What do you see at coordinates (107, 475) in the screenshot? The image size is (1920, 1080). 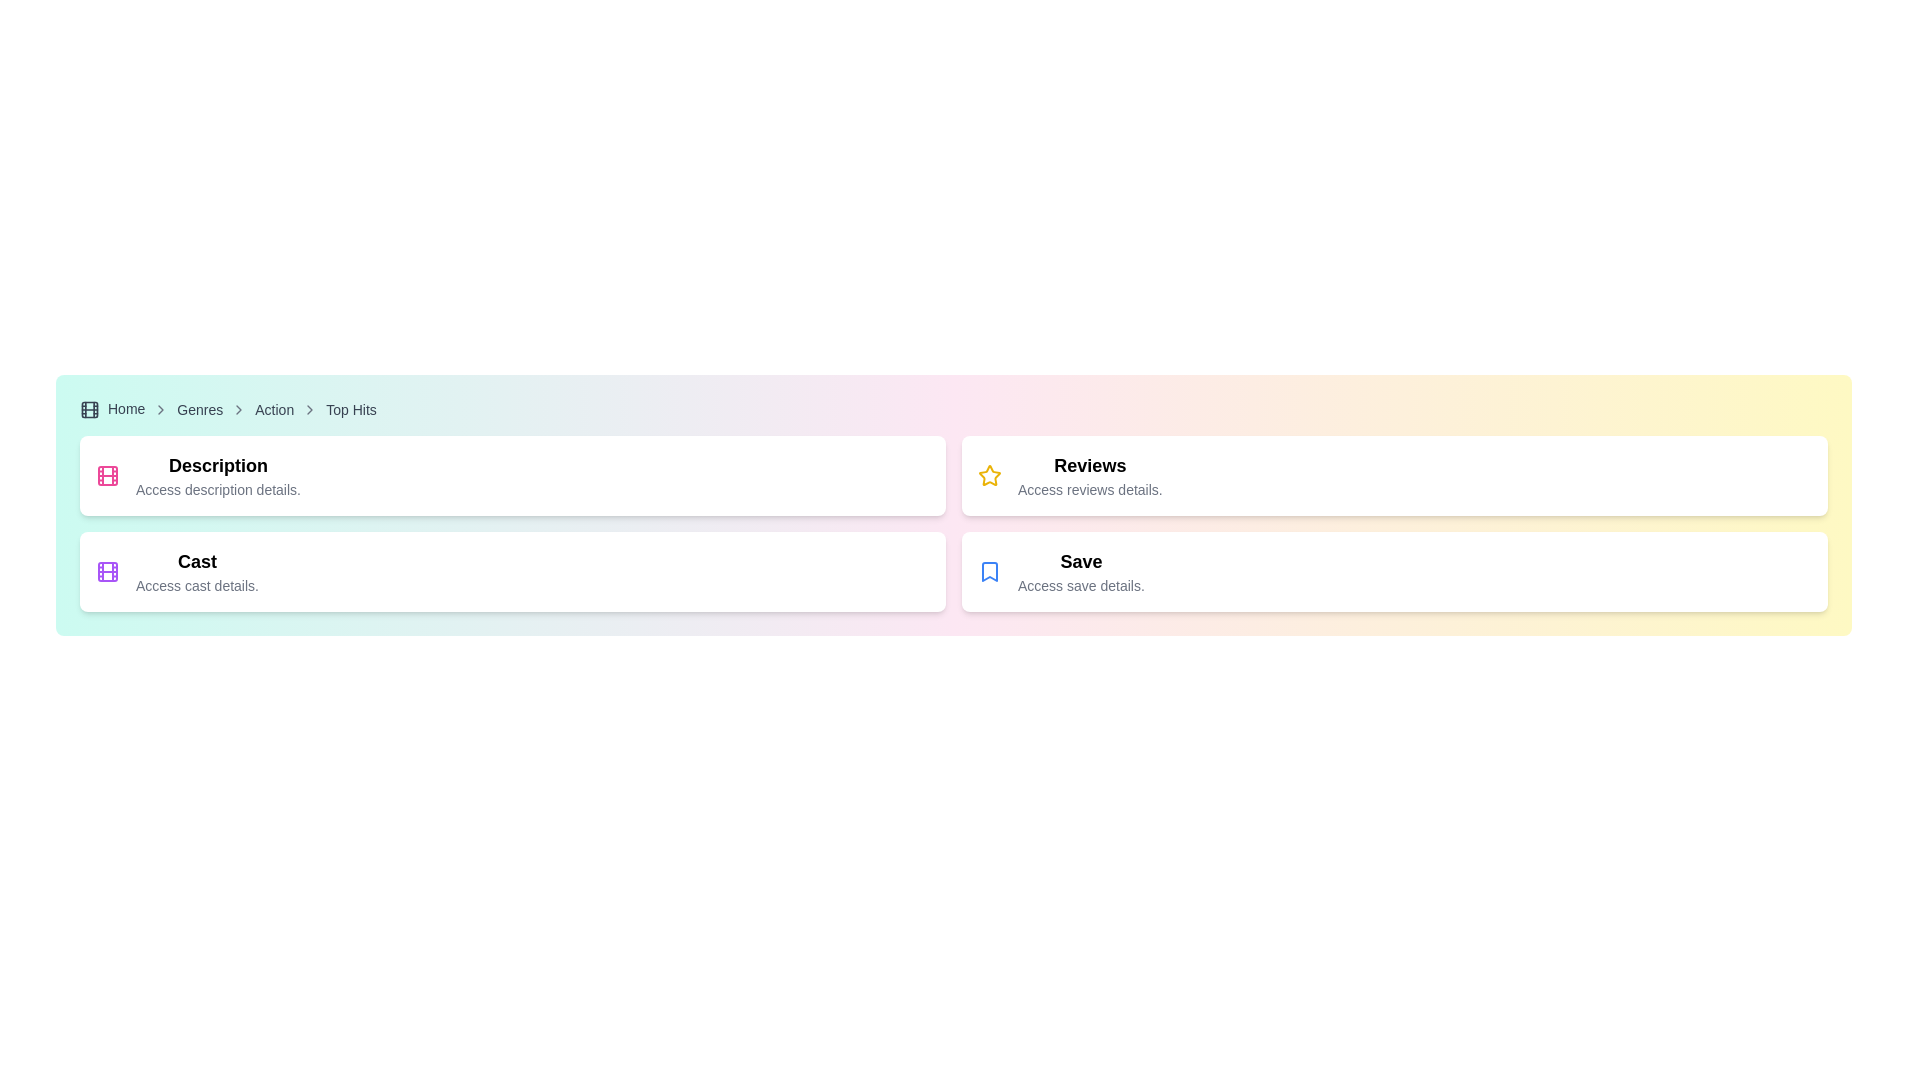 I see `the decorative icon located to the left of the label text in the 'Description' card` at bounding box center [107, 475].